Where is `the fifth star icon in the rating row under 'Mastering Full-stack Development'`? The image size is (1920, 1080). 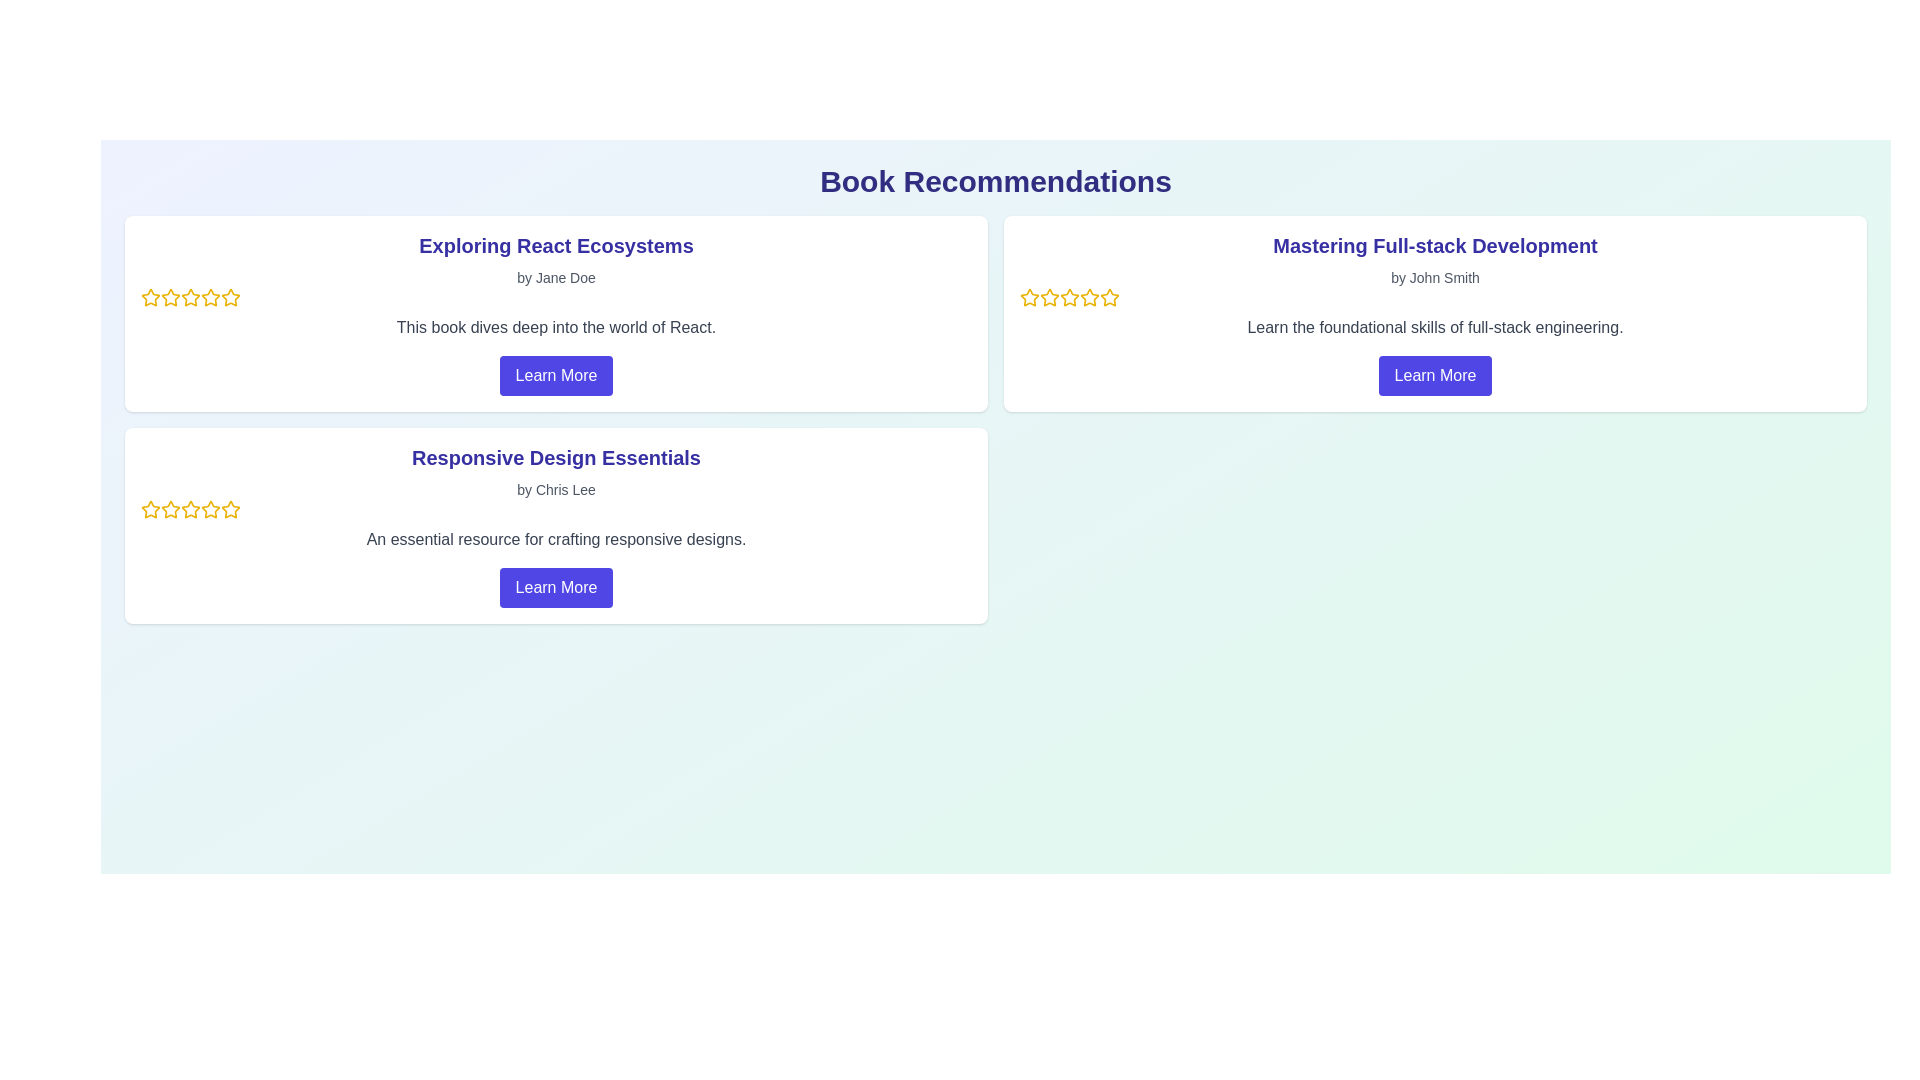
the fifth star icon in the rating row under 'Mastering Full-stack Development' is located at coordinates (1108, 297).